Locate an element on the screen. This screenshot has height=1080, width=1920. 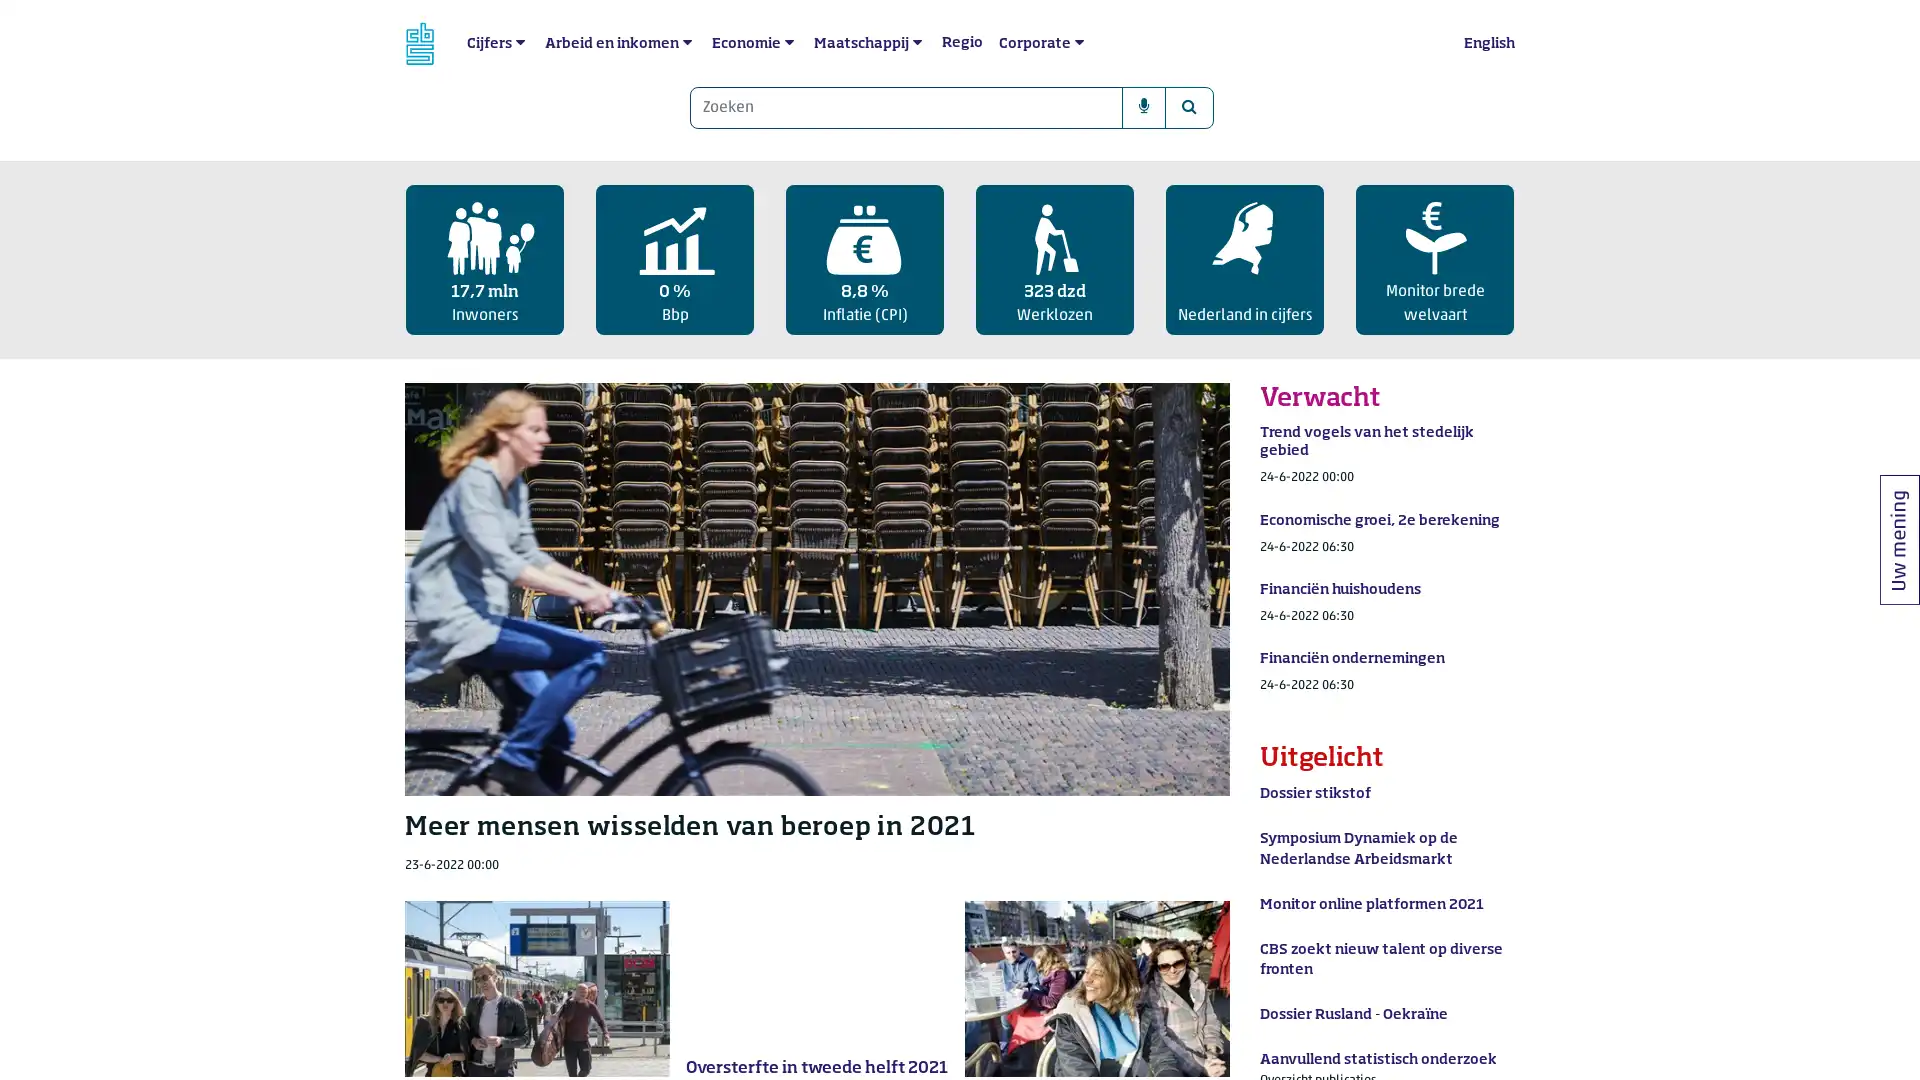
submenu Maatschappij is located at coordinates (916, 42).